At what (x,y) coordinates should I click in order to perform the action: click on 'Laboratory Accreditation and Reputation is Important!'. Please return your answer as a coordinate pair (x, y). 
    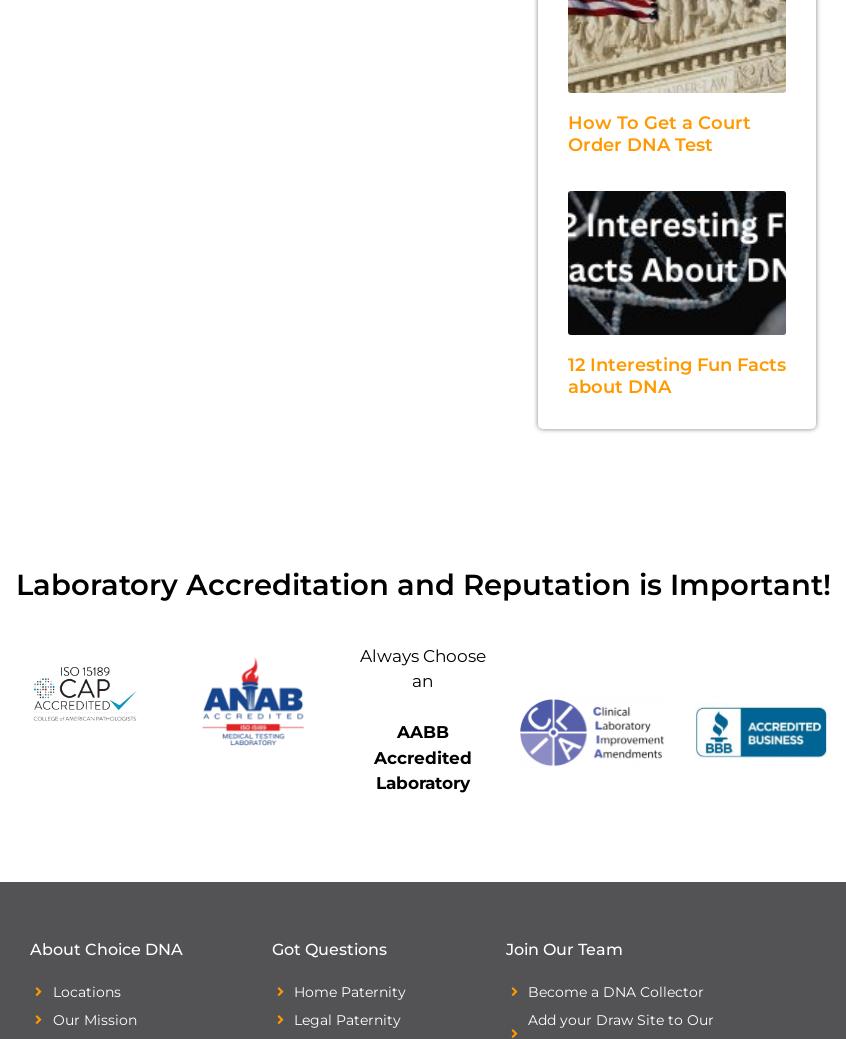
    Looking at the image, I should click on (13, 583).